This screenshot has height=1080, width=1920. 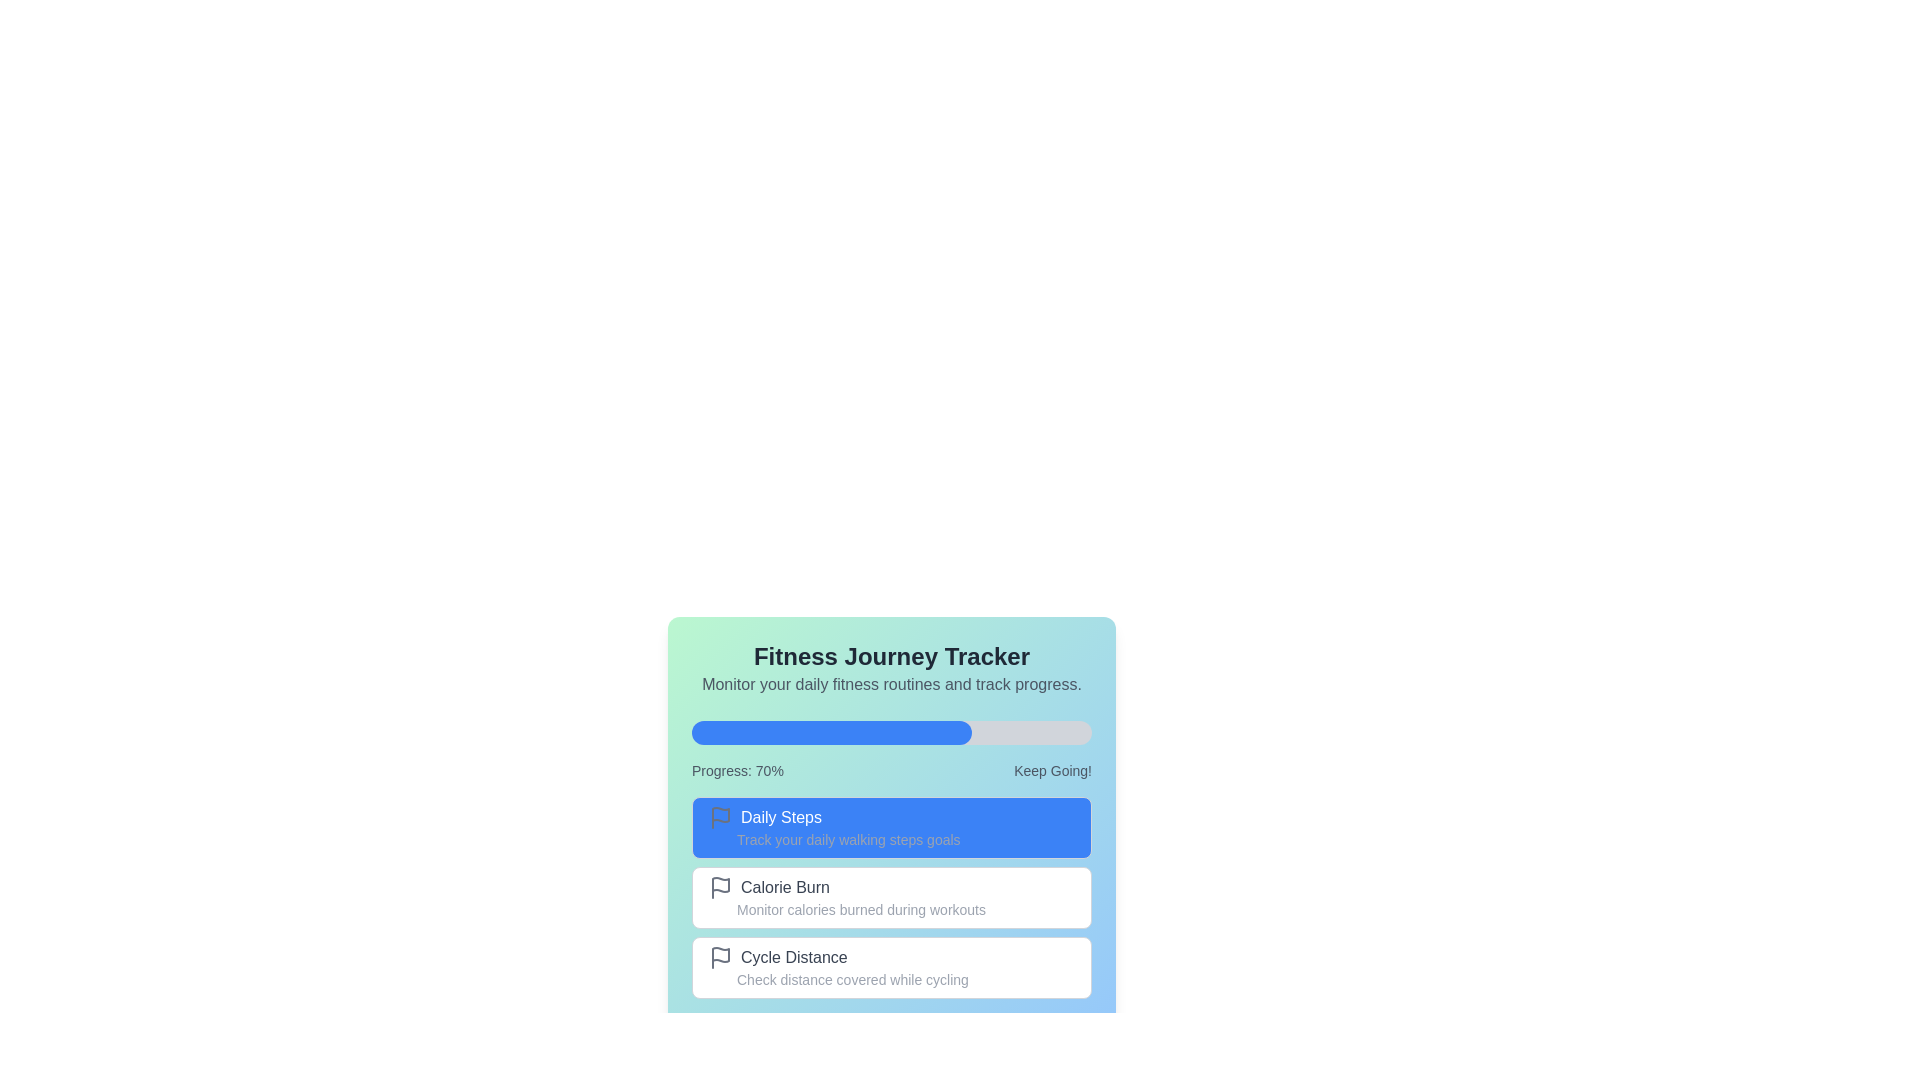 What do you see at coordinates (905, 840) in the screenshot?
I see `the static text label providing additional information about the 'Daily Steps' block to read the description` at bounding box center [905, 840].